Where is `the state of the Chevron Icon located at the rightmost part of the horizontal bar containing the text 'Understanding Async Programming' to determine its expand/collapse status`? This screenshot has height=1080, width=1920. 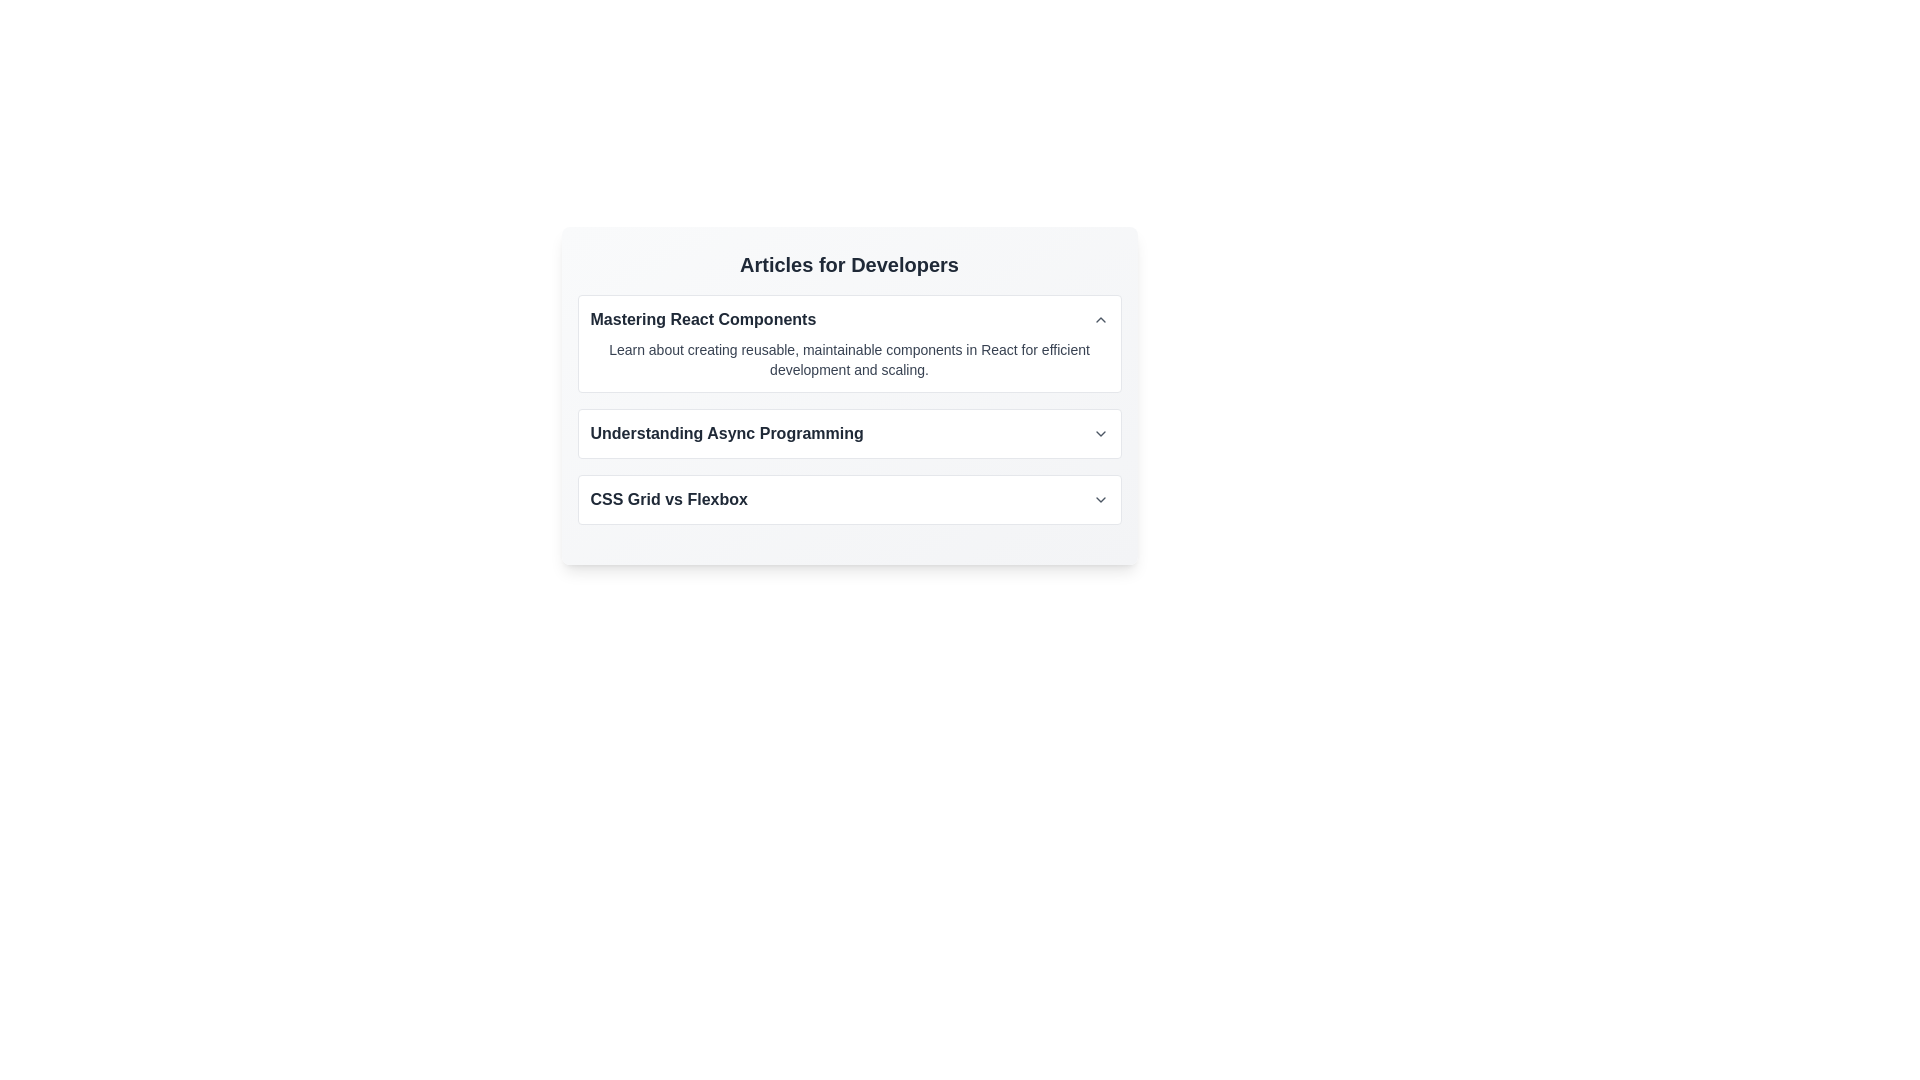 the state of the Chevron Icon located at the rightmost part of the horizontal bar containing the text 'Understanding Async Programming' to determine its expand/collapse status is located at coordinates (1099, 433).